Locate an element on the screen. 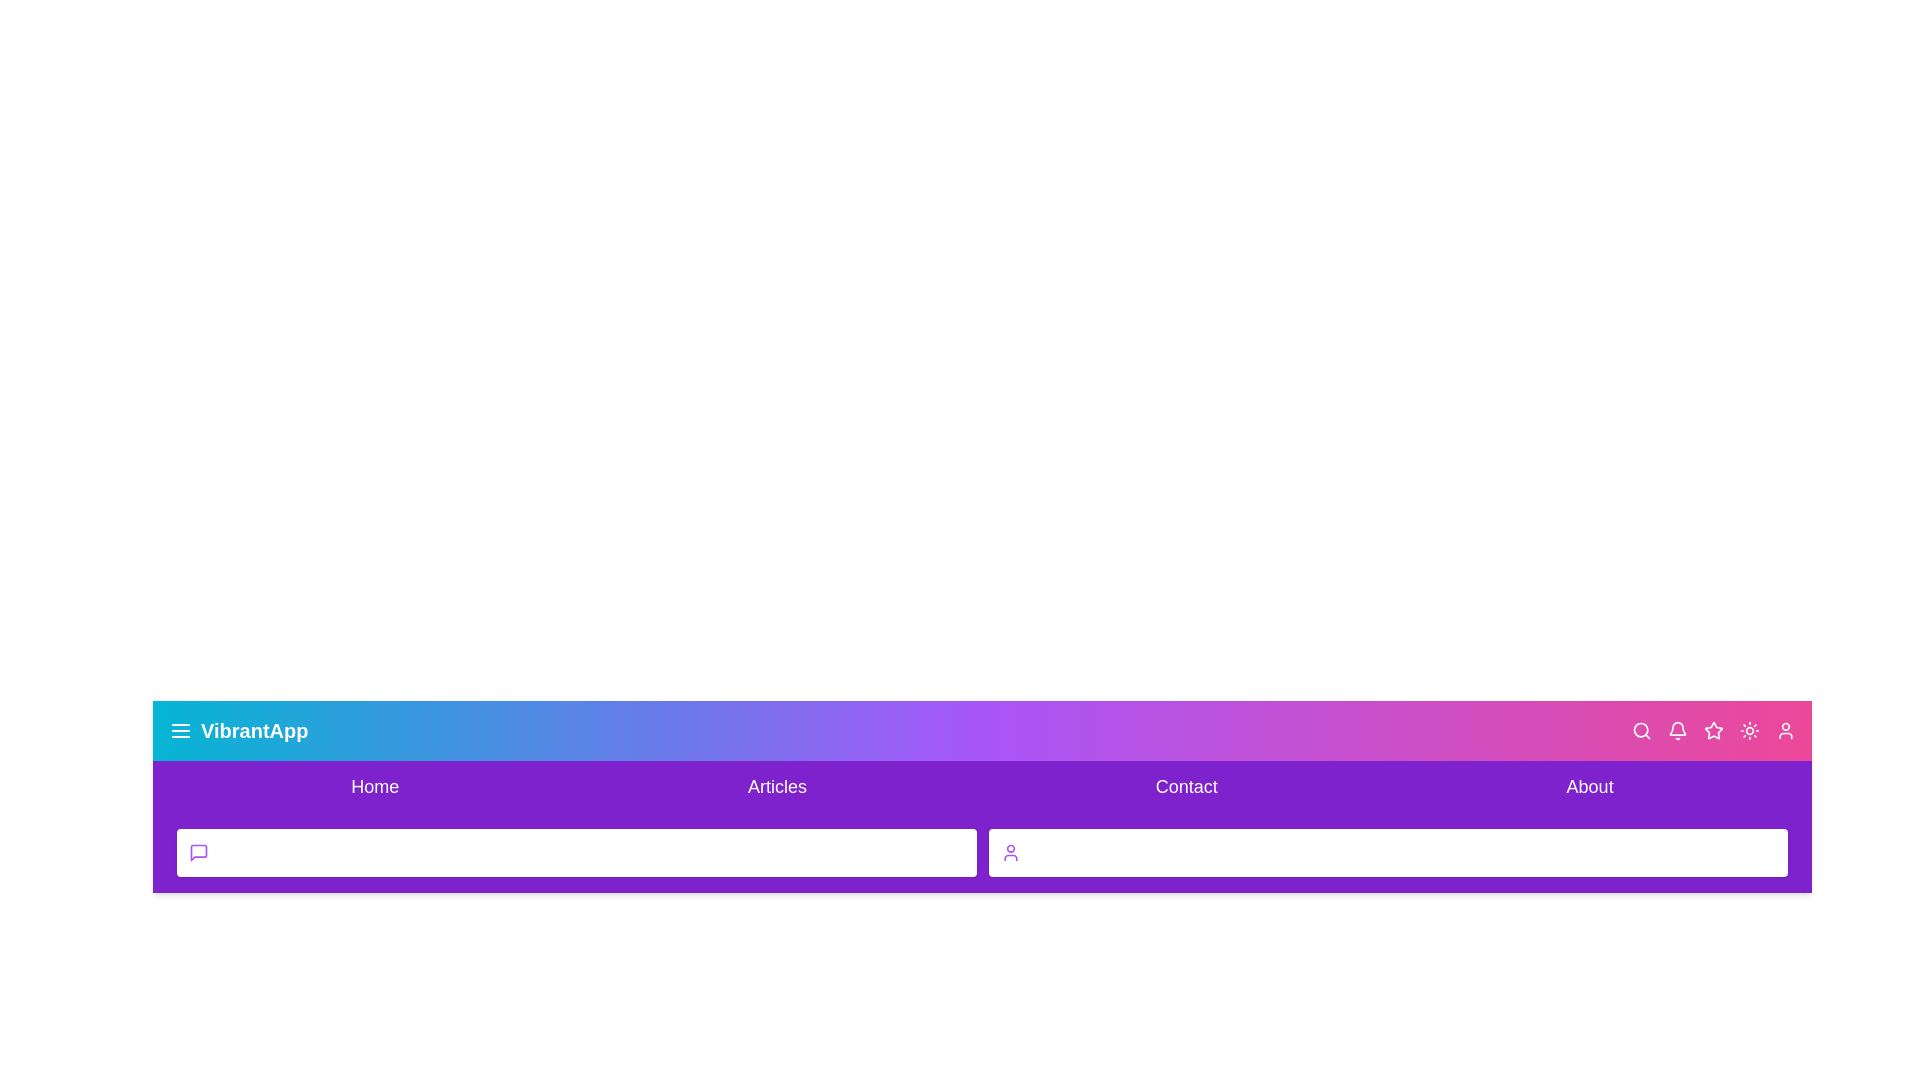 The height and width of the screenshot is (1080, 1920). the sun icon to toggle between light and dark modes is located at coordinates (1749, 731).